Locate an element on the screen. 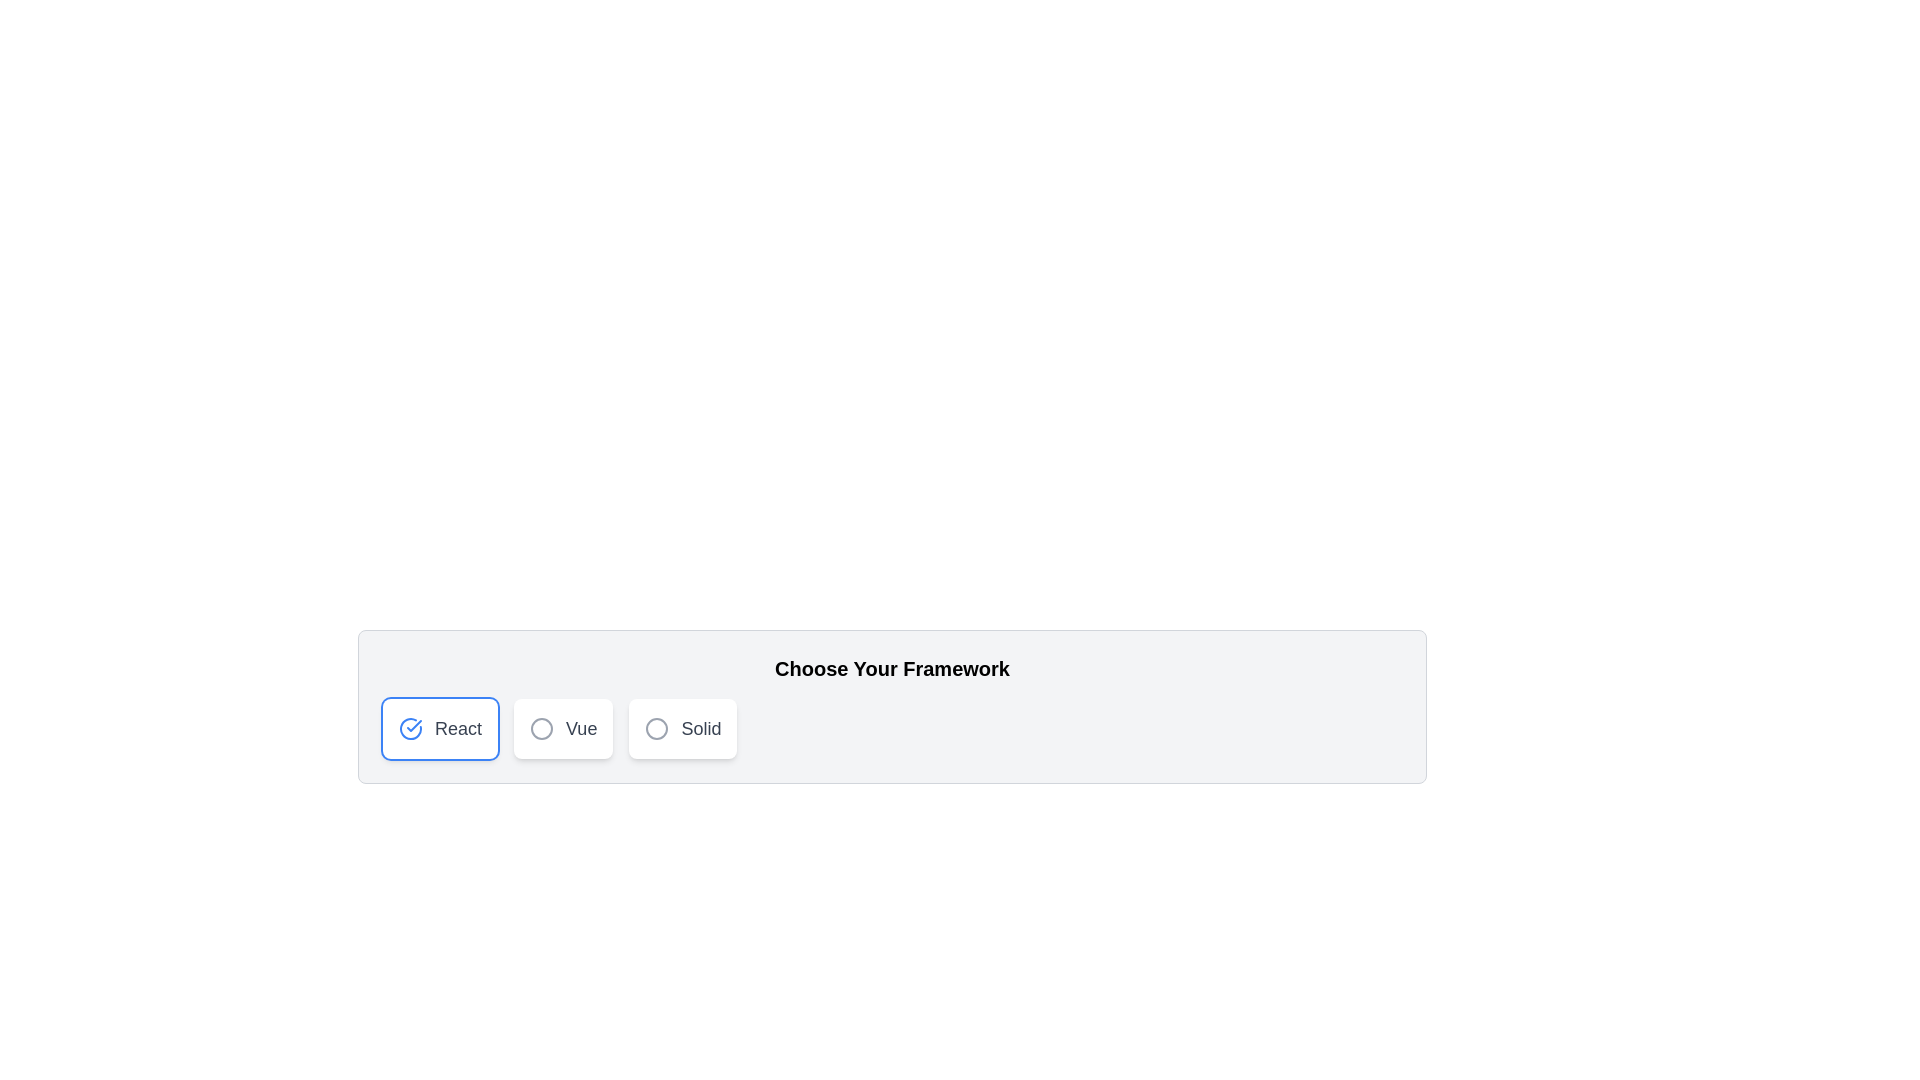  the header text 'Choose Your Framework', which is styled prominently in bold and large font, centrally placed above the selection options is located at coordinates (891, 668).